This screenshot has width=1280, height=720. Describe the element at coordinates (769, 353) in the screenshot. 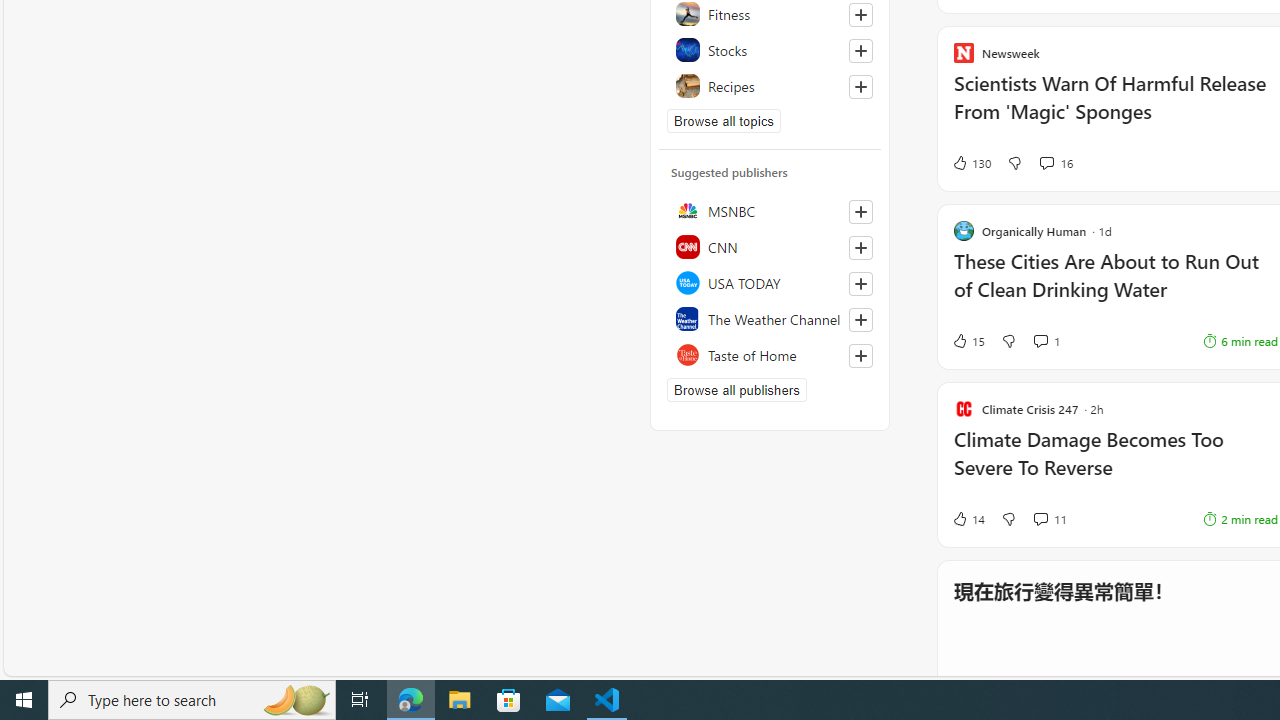

I see `'Taste of Home'` at that location.